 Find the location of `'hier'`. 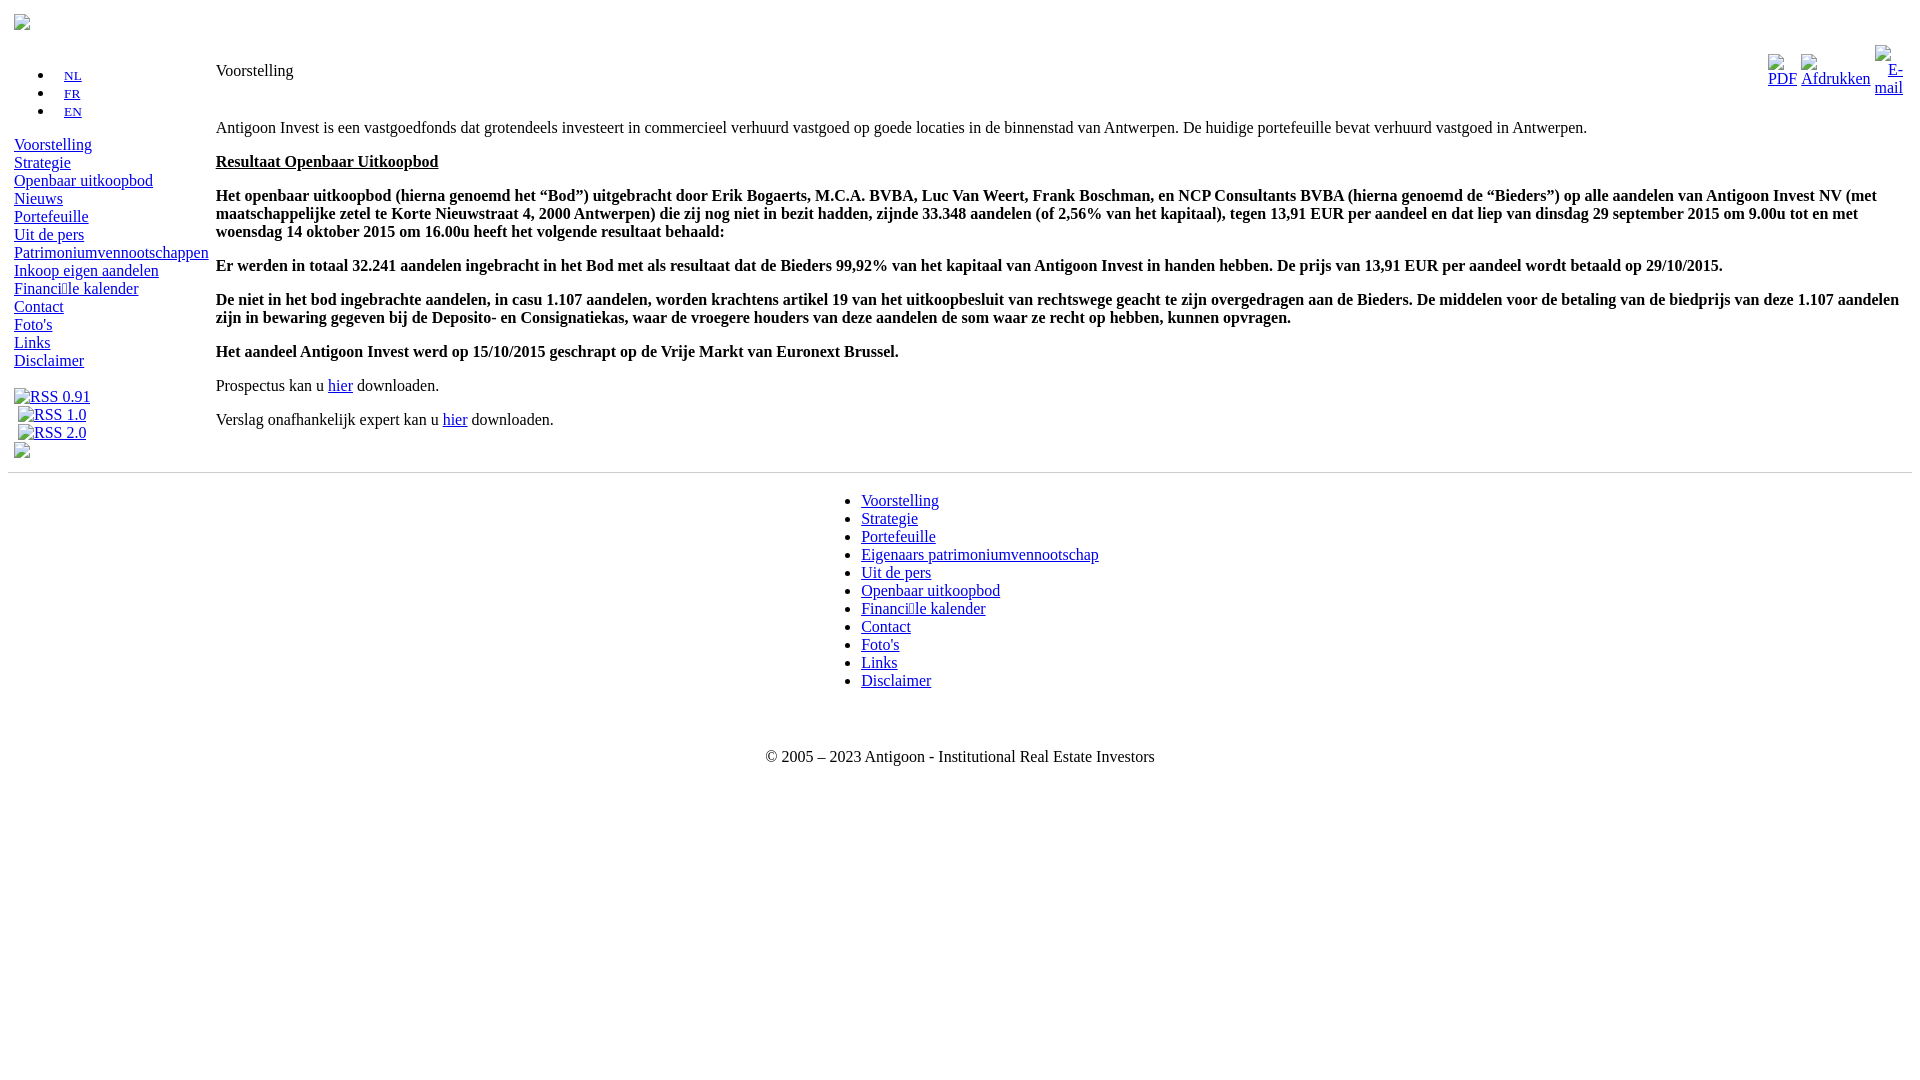

'hier' is located at coordinates (454, 418).